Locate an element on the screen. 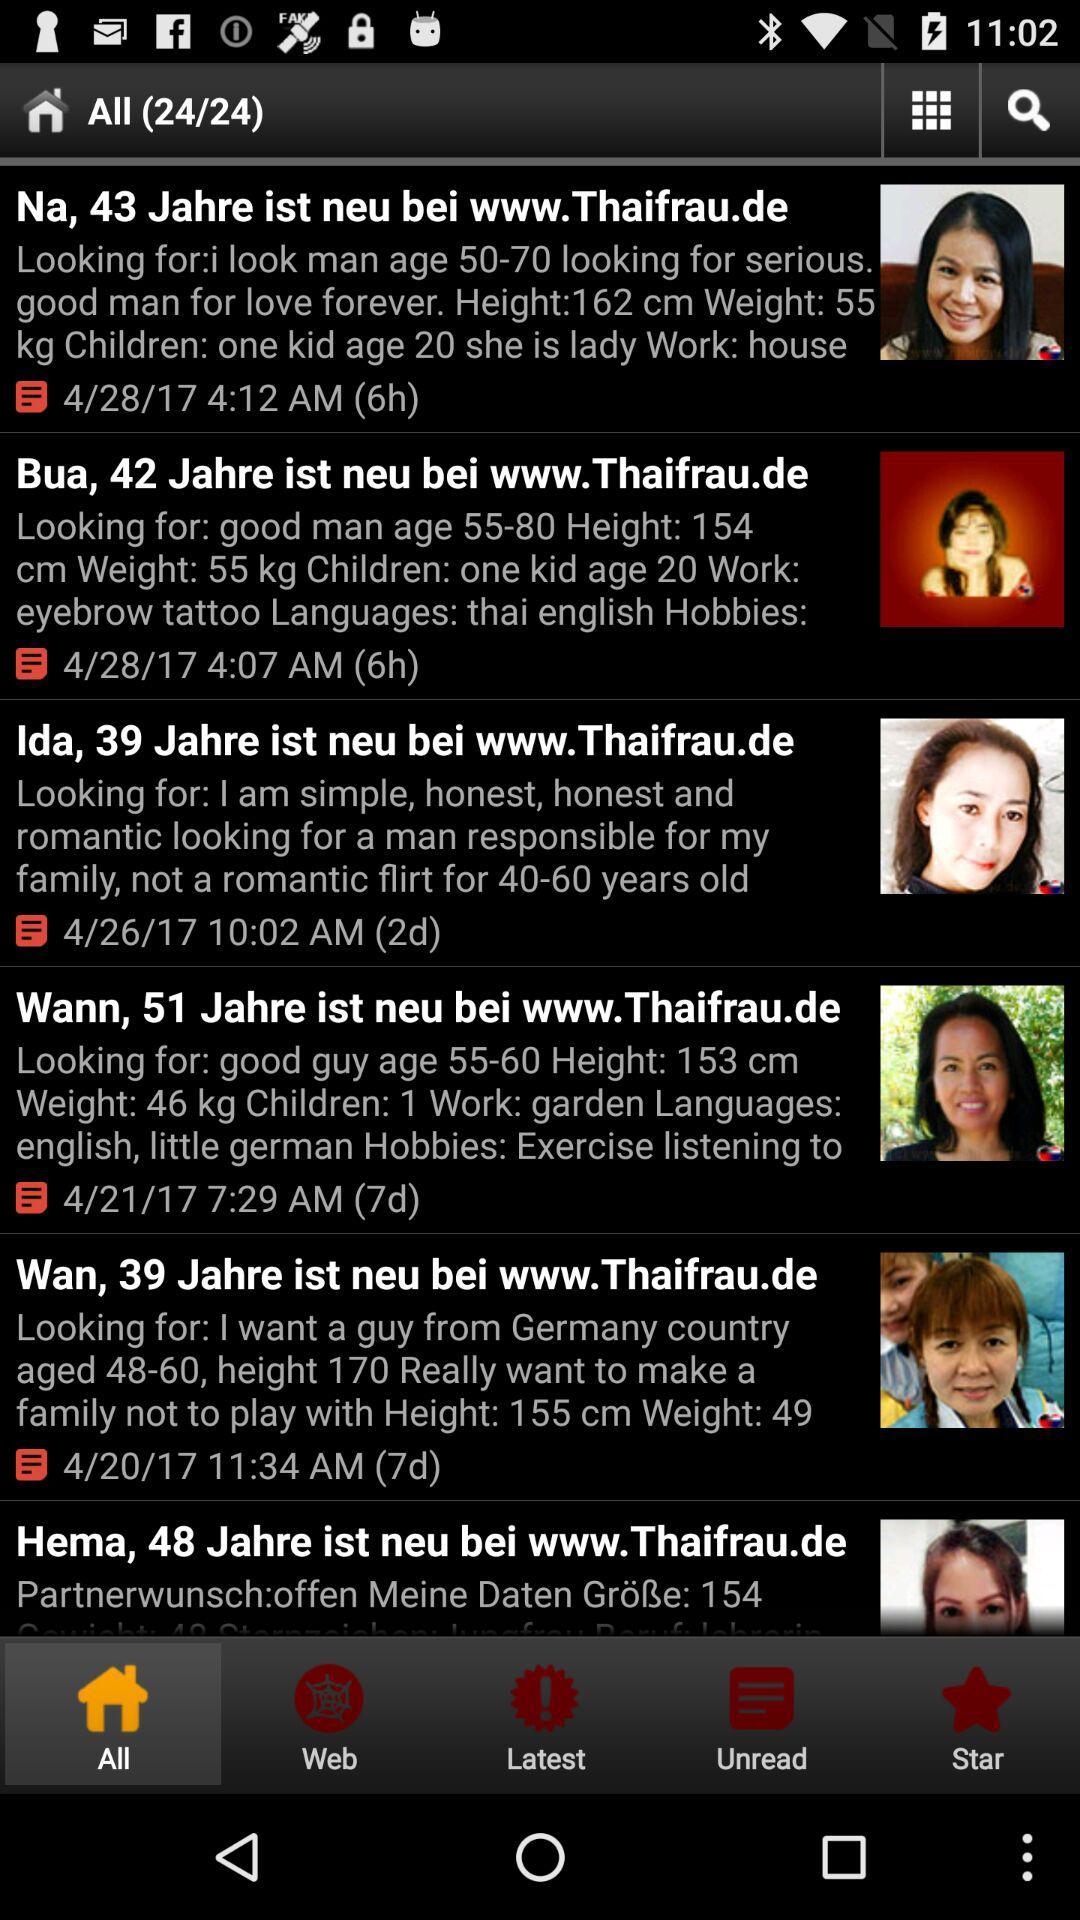 The width and height of the screenshot is (1080, 1920). app below the partnerwunsch offen meine is located at coordinates (973, 1713).